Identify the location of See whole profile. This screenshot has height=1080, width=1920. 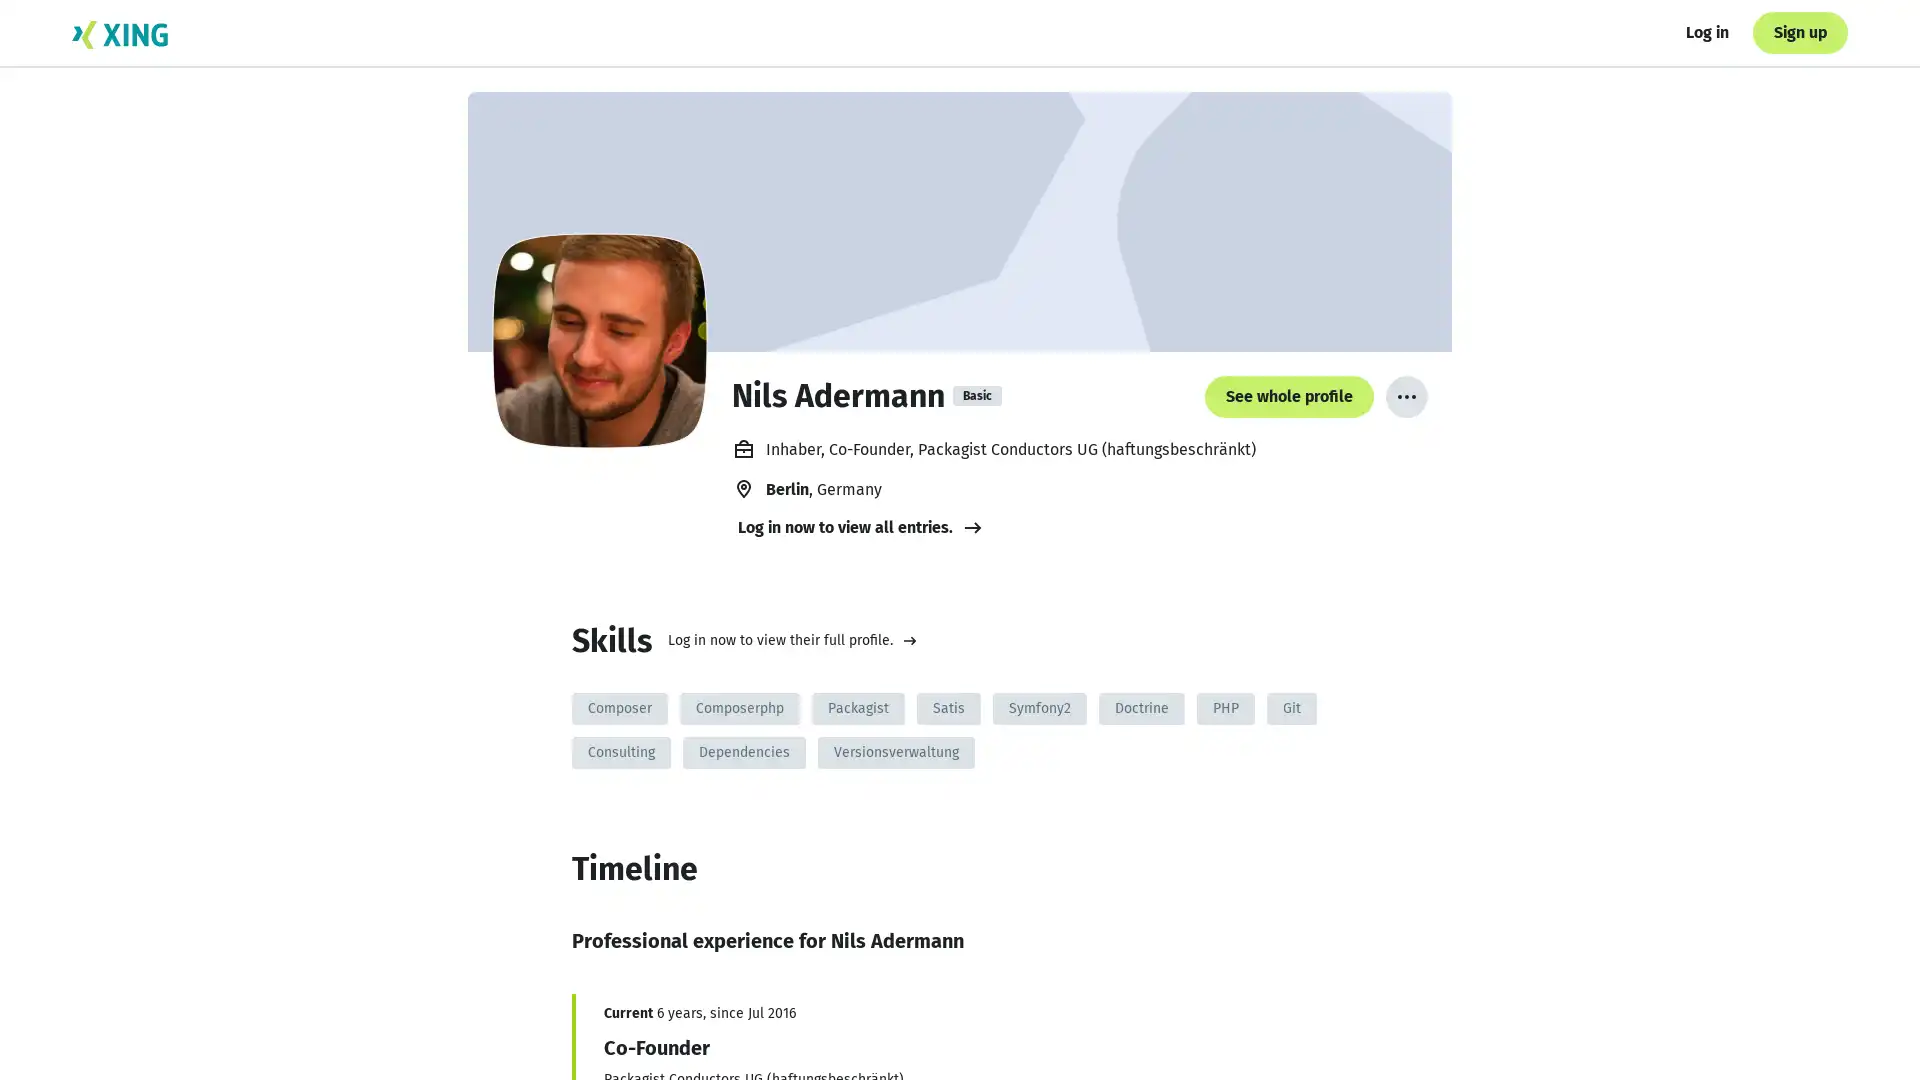
(1289, 397).